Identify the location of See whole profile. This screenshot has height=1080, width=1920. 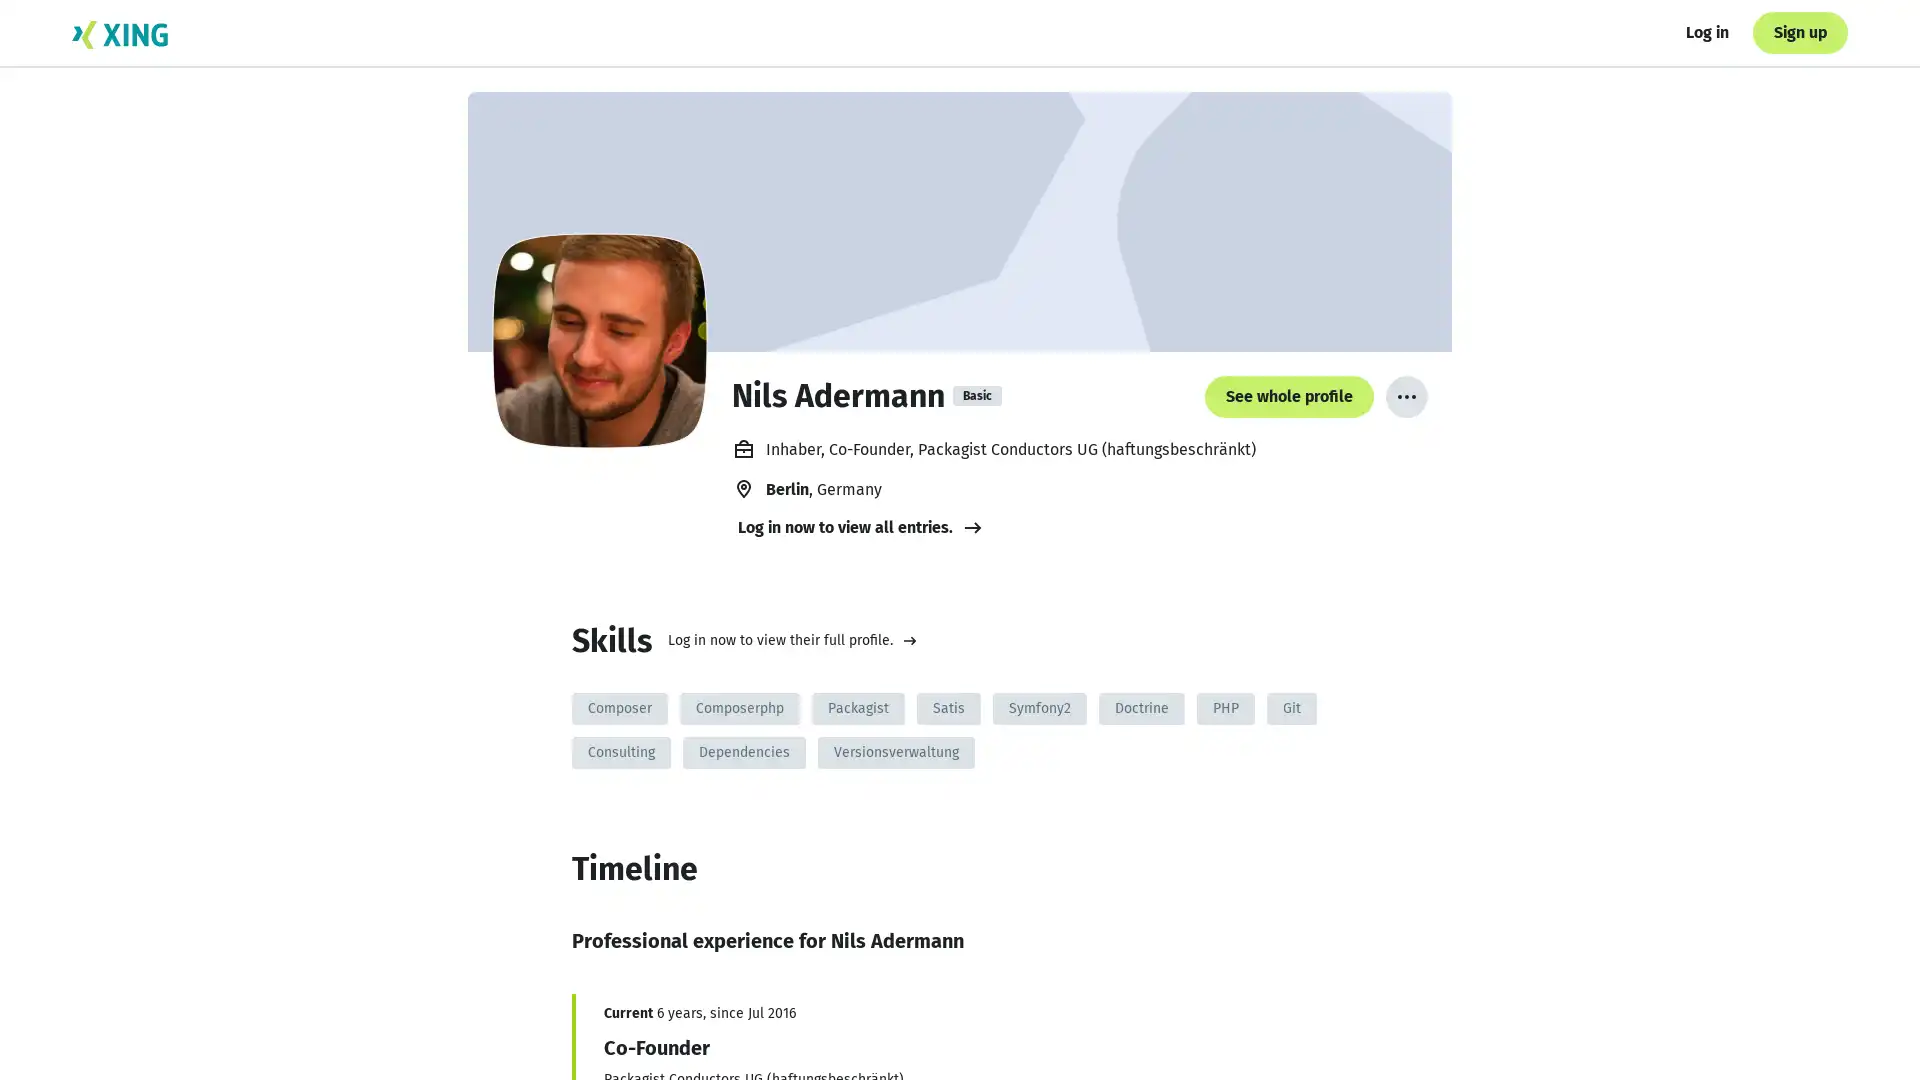
(1289, 397).